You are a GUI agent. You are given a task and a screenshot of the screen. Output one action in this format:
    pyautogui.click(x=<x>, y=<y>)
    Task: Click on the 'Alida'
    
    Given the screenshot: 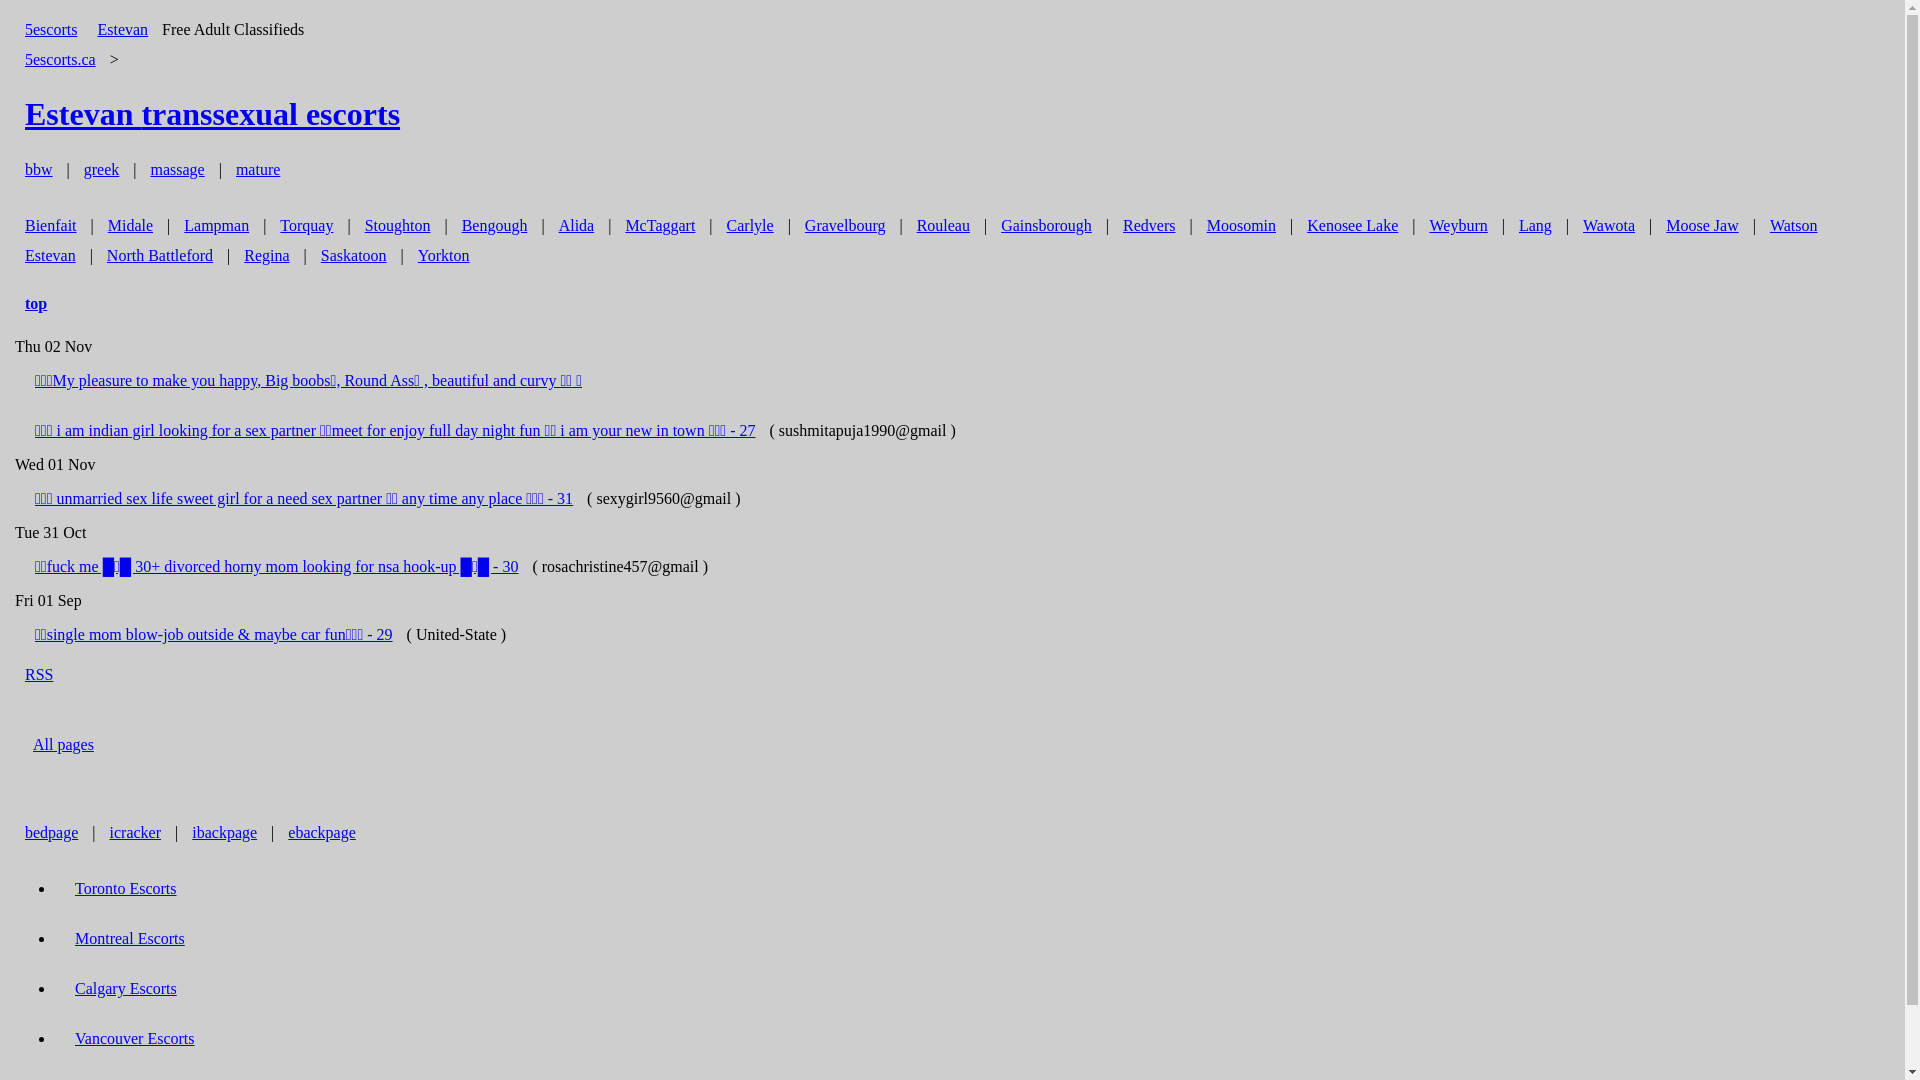 What is the action you would take?
    pyautogui.click(x=575, y=225)
    